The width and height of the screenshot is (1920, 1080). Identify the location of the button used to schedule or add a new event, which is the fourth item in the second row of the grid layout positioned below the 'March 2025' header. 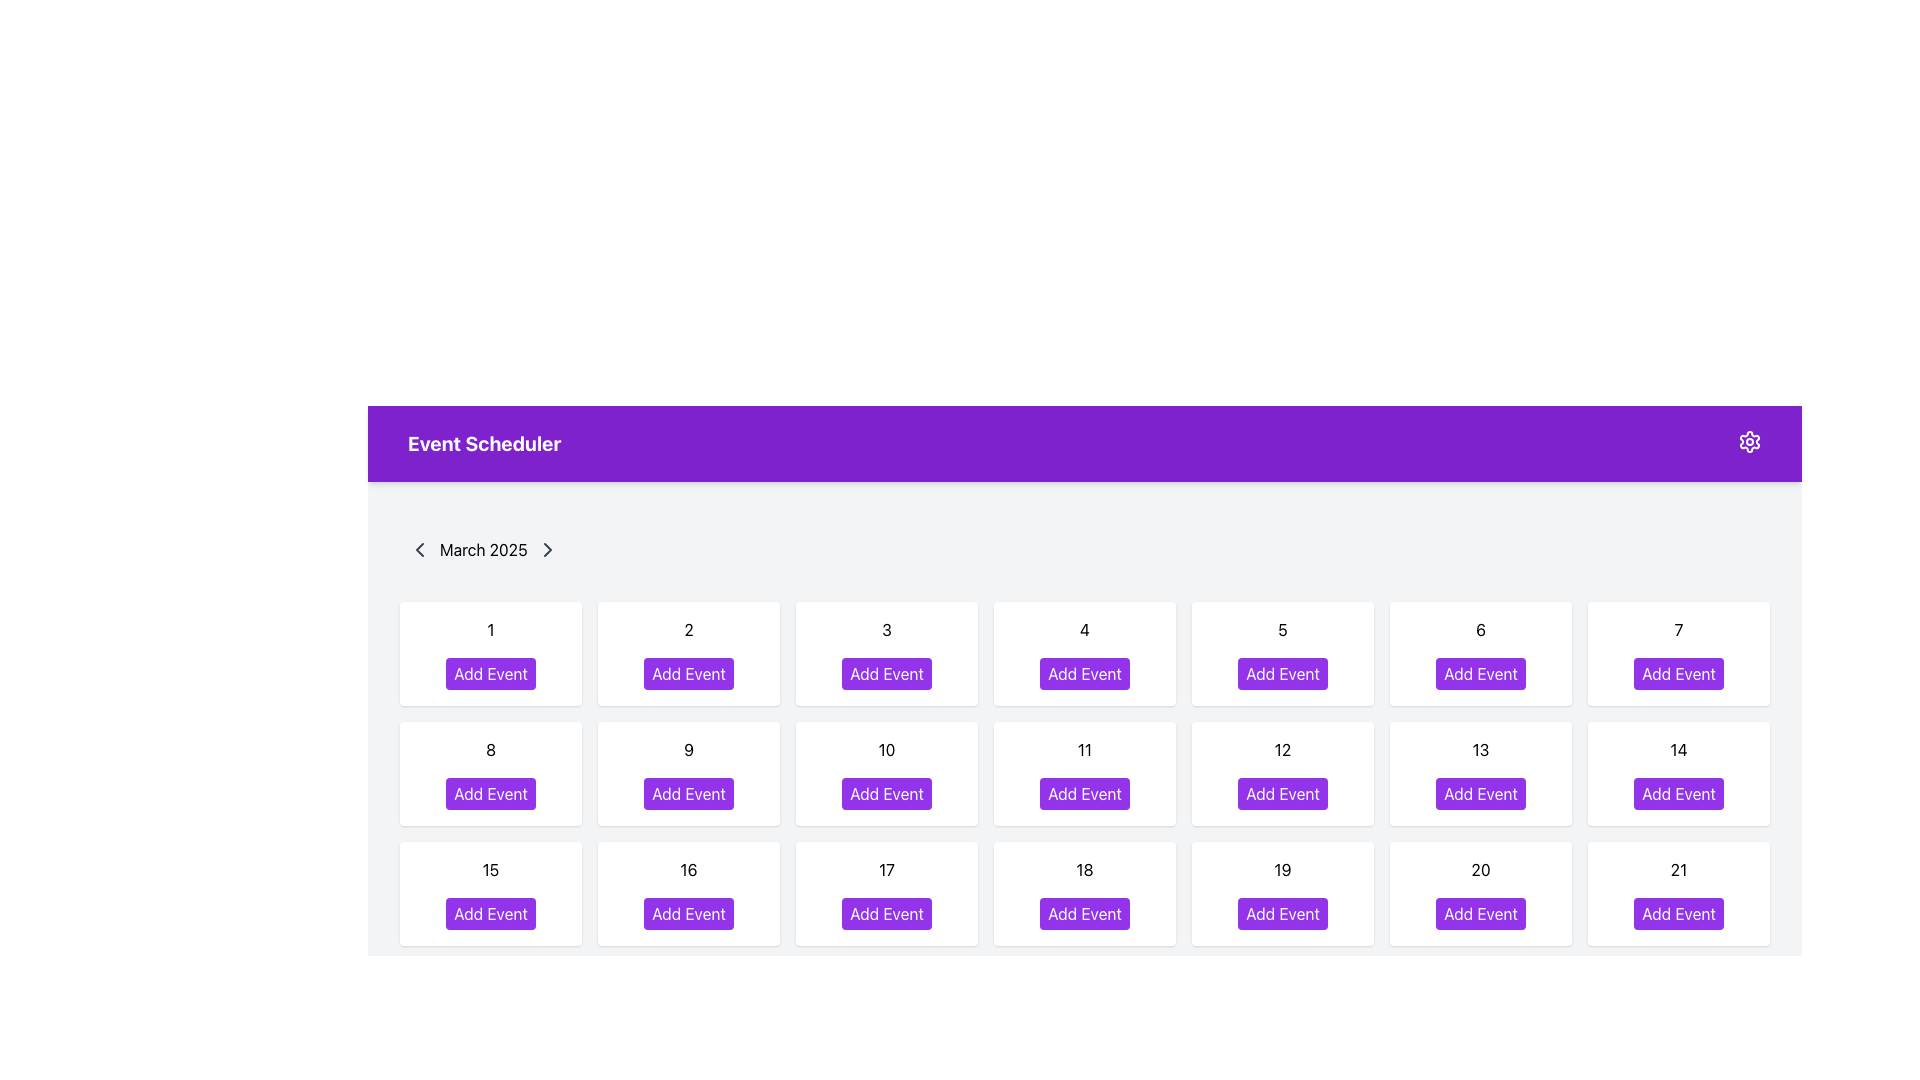
(886, 793).